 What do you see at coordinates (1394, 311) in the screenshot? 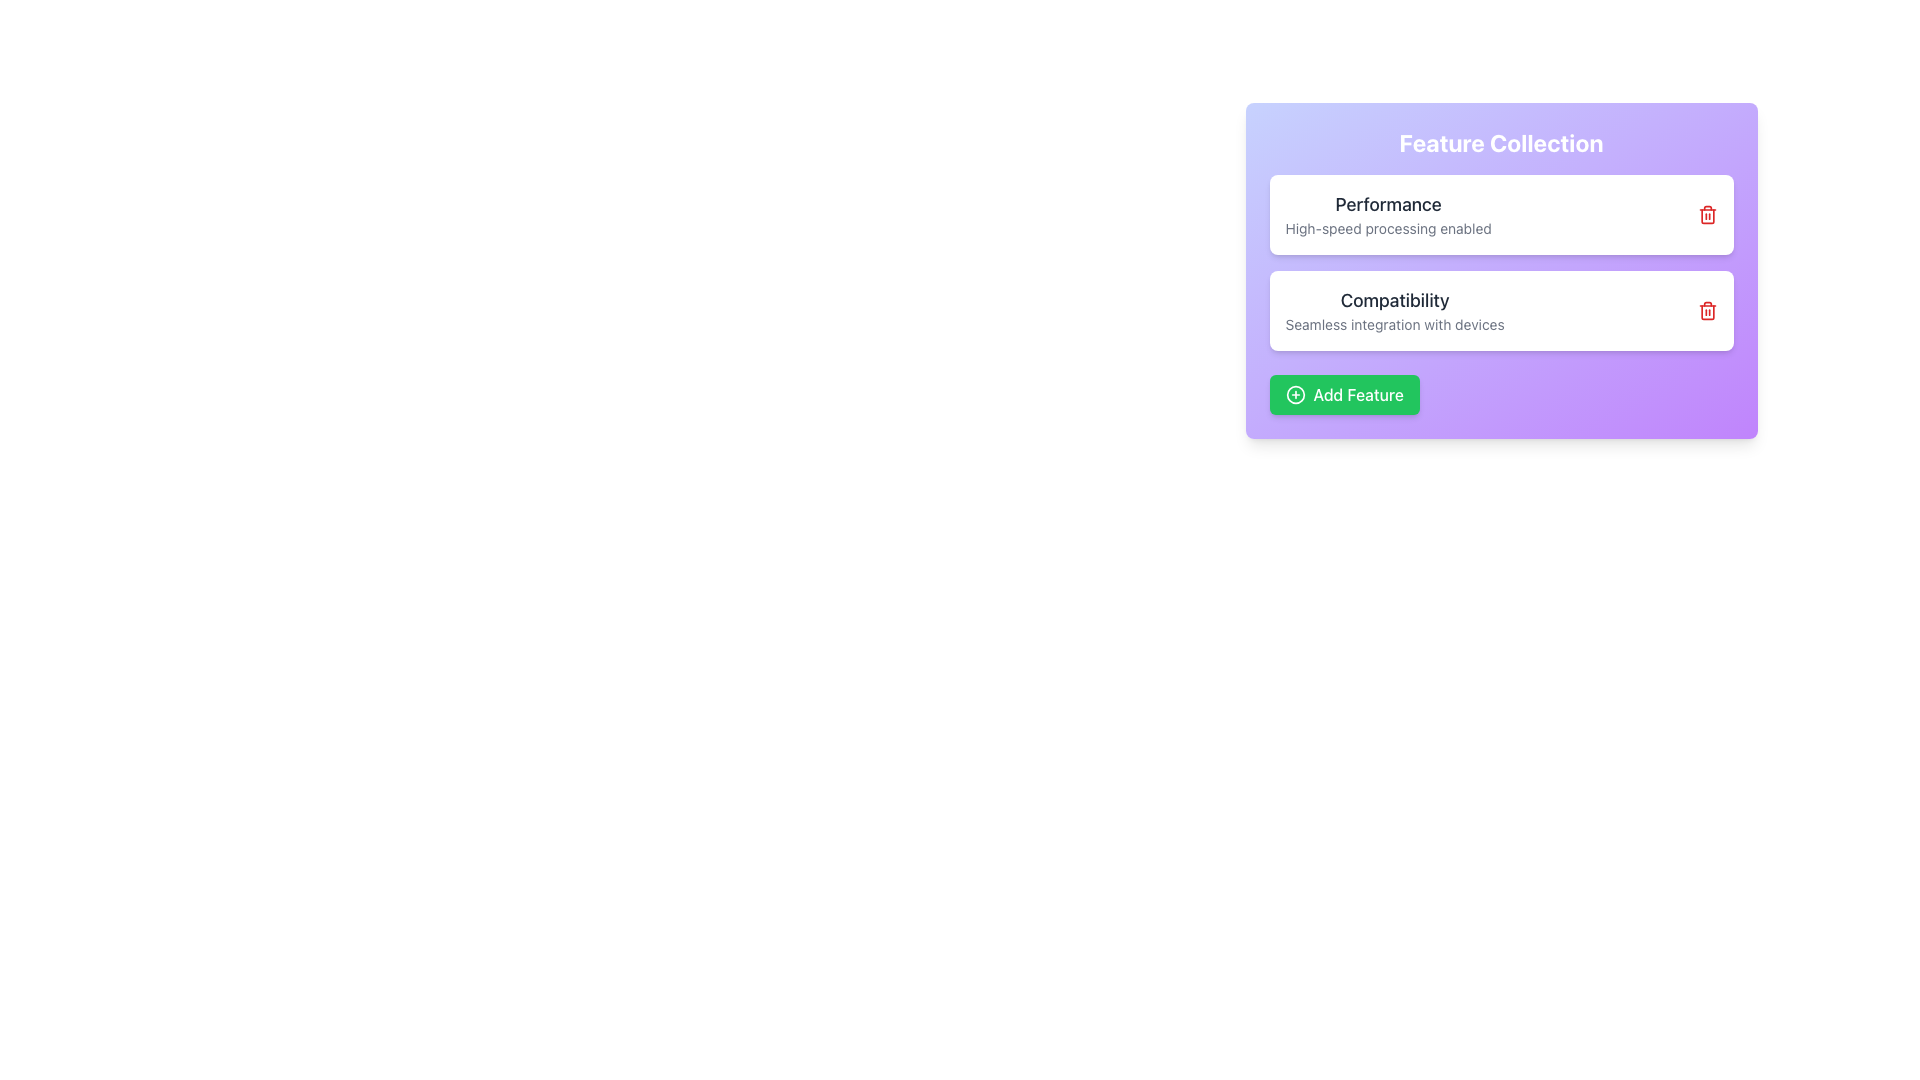
I see `the 'Compatibility' information display block element, which features a bold heading and explanatory text about device integration` at bounding box center [1394, 311].